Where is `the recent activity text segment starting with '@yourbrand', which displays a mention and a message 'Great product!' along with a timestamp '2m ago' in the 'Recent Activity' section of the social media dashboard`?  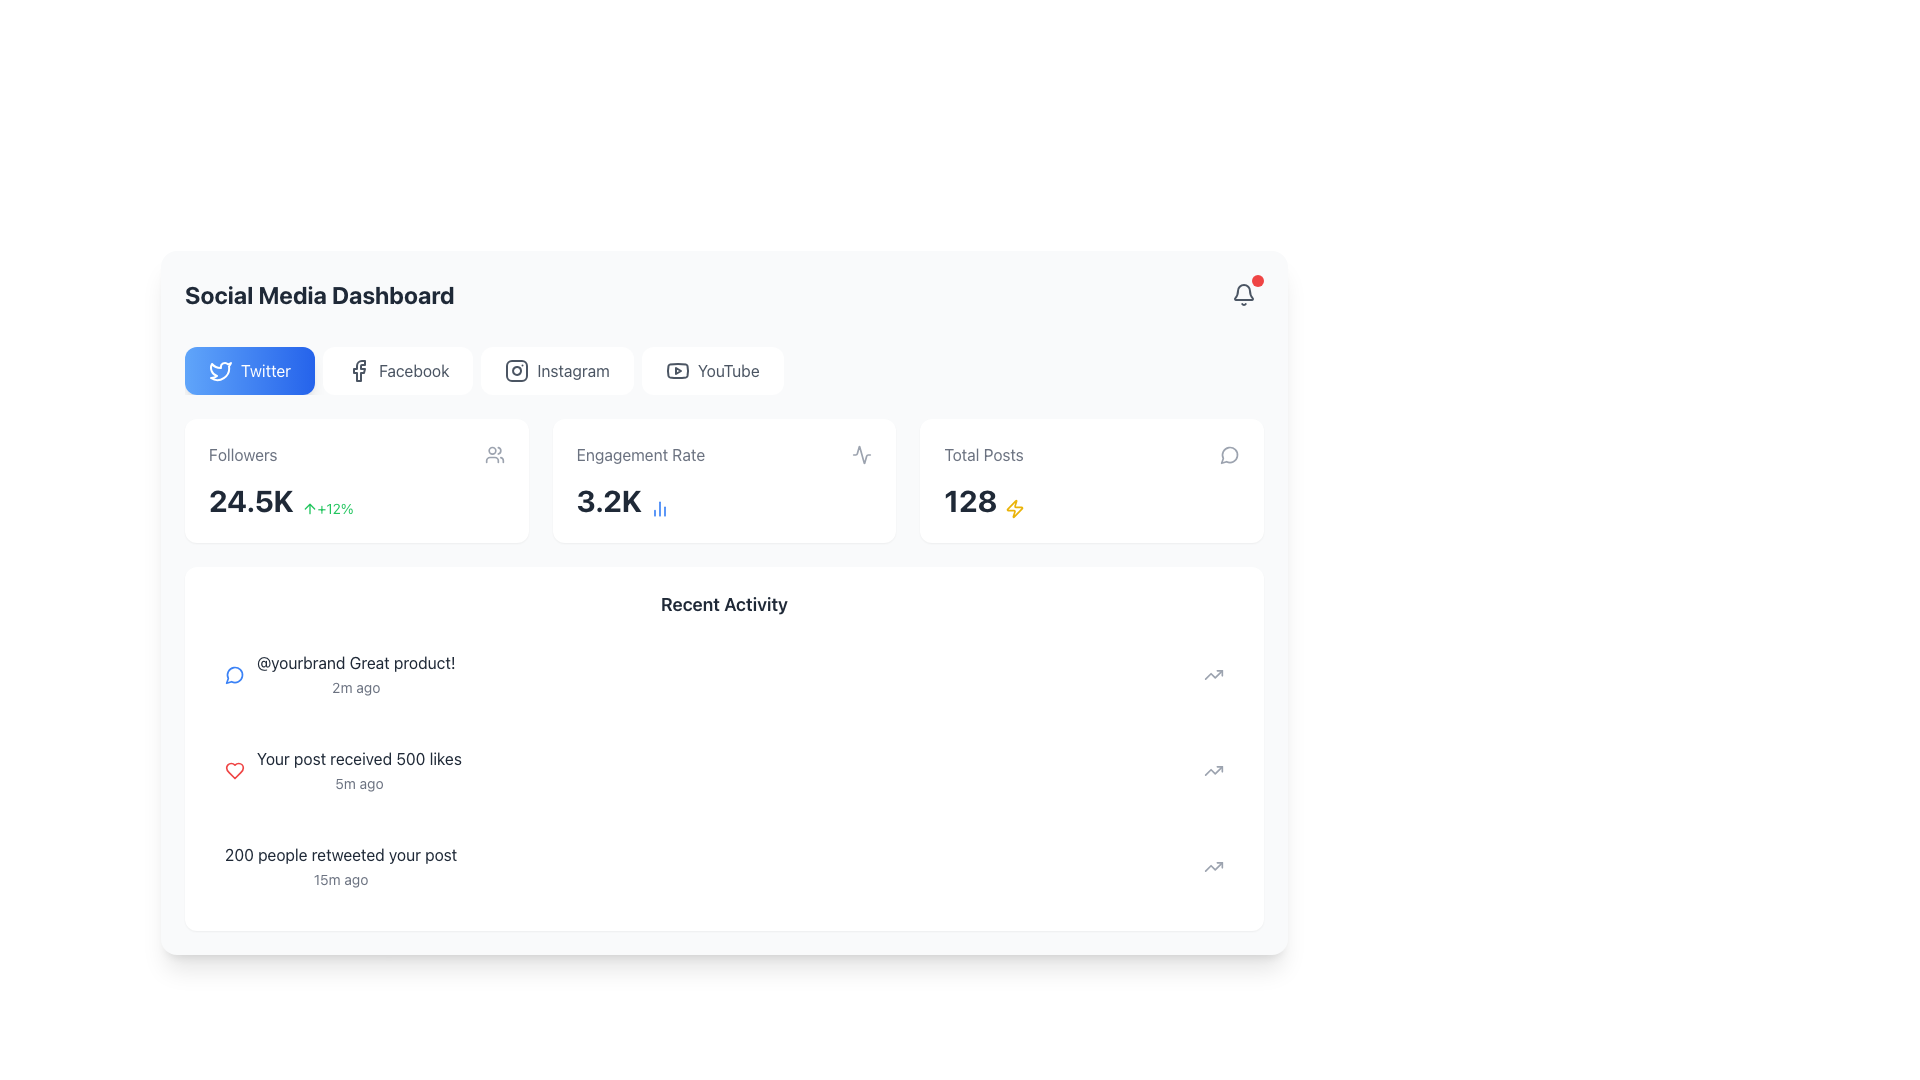
the recent activity text segment starting with '@yourbrand', which displays a mention and a message 'Great product!' along with a timestamp '2m ago' in the 'Recent Activity' section of the social media dashboard is located at coordinates (340, 675).